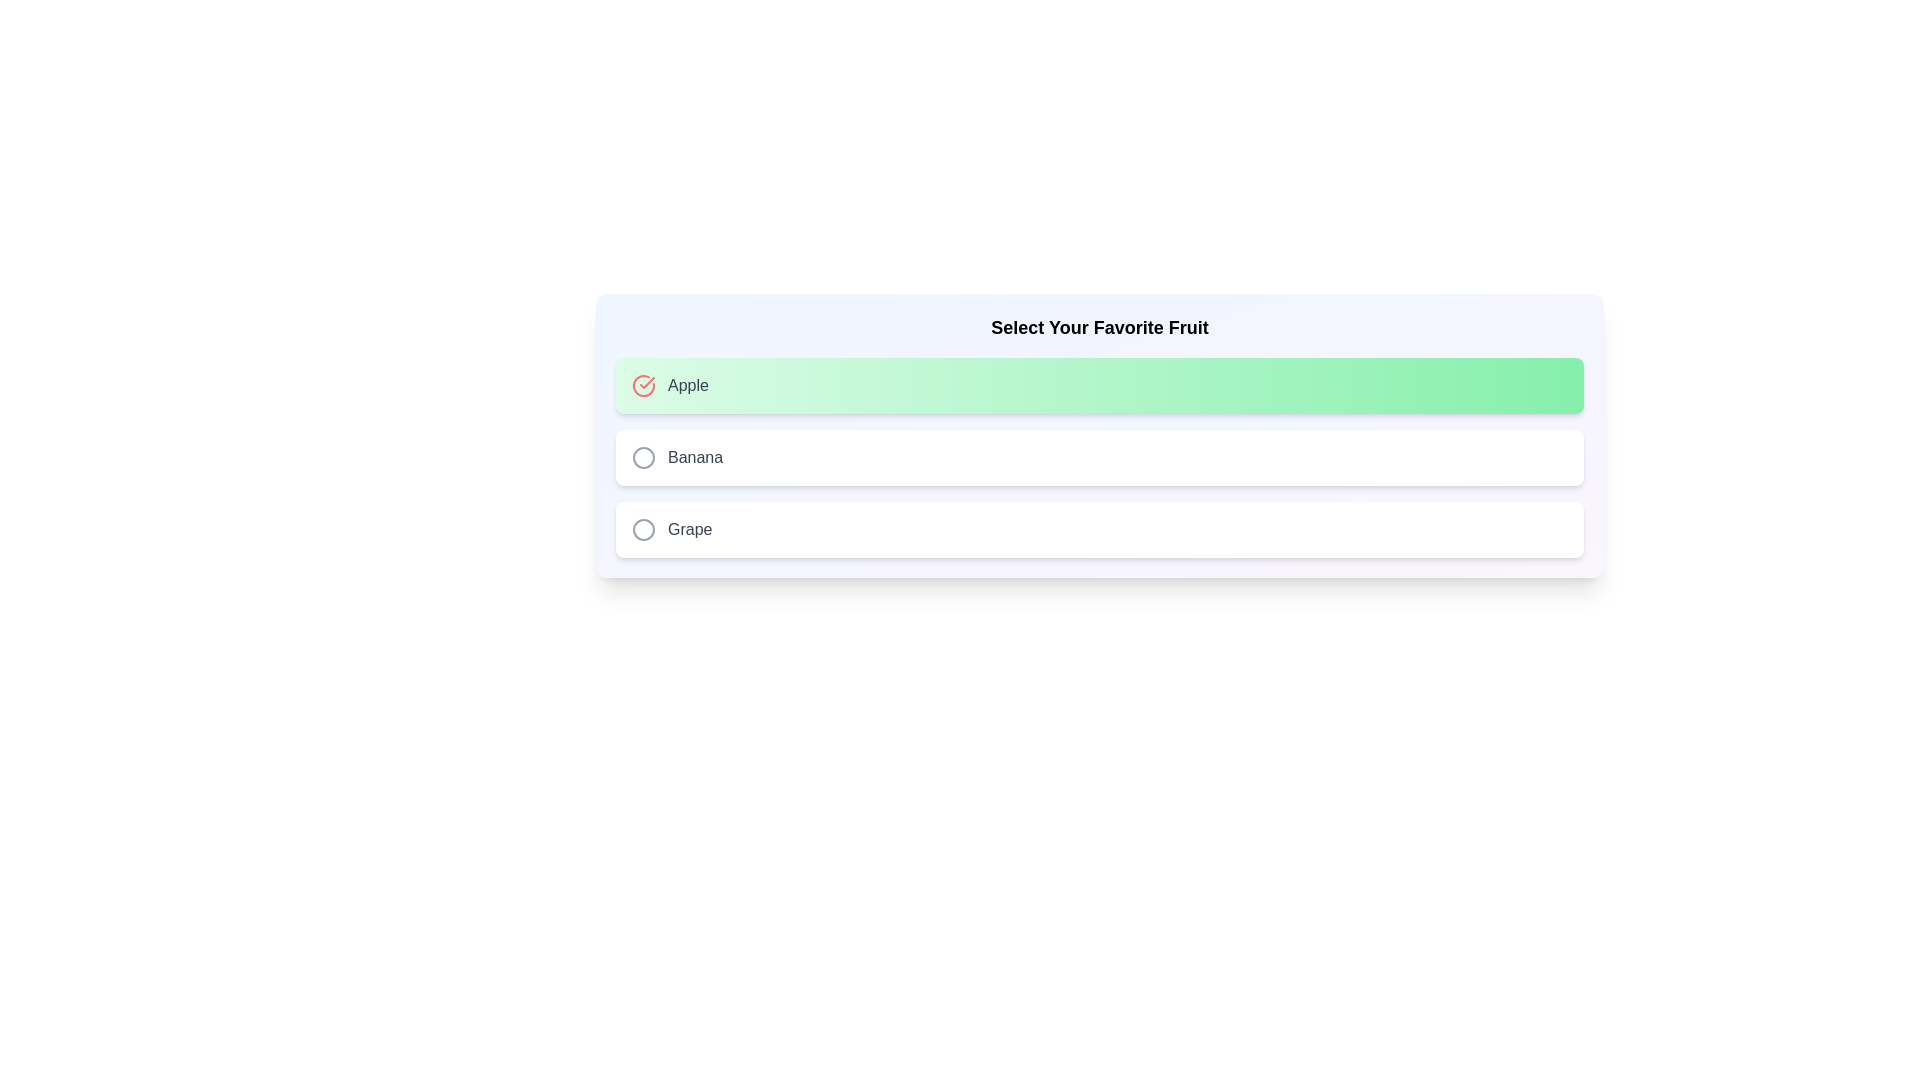 The image size is (1920, 1080). I want to click on the selection status icon indicating that the 'Apple' option is selected, located in the top left corner of its row, so click(643, 385).